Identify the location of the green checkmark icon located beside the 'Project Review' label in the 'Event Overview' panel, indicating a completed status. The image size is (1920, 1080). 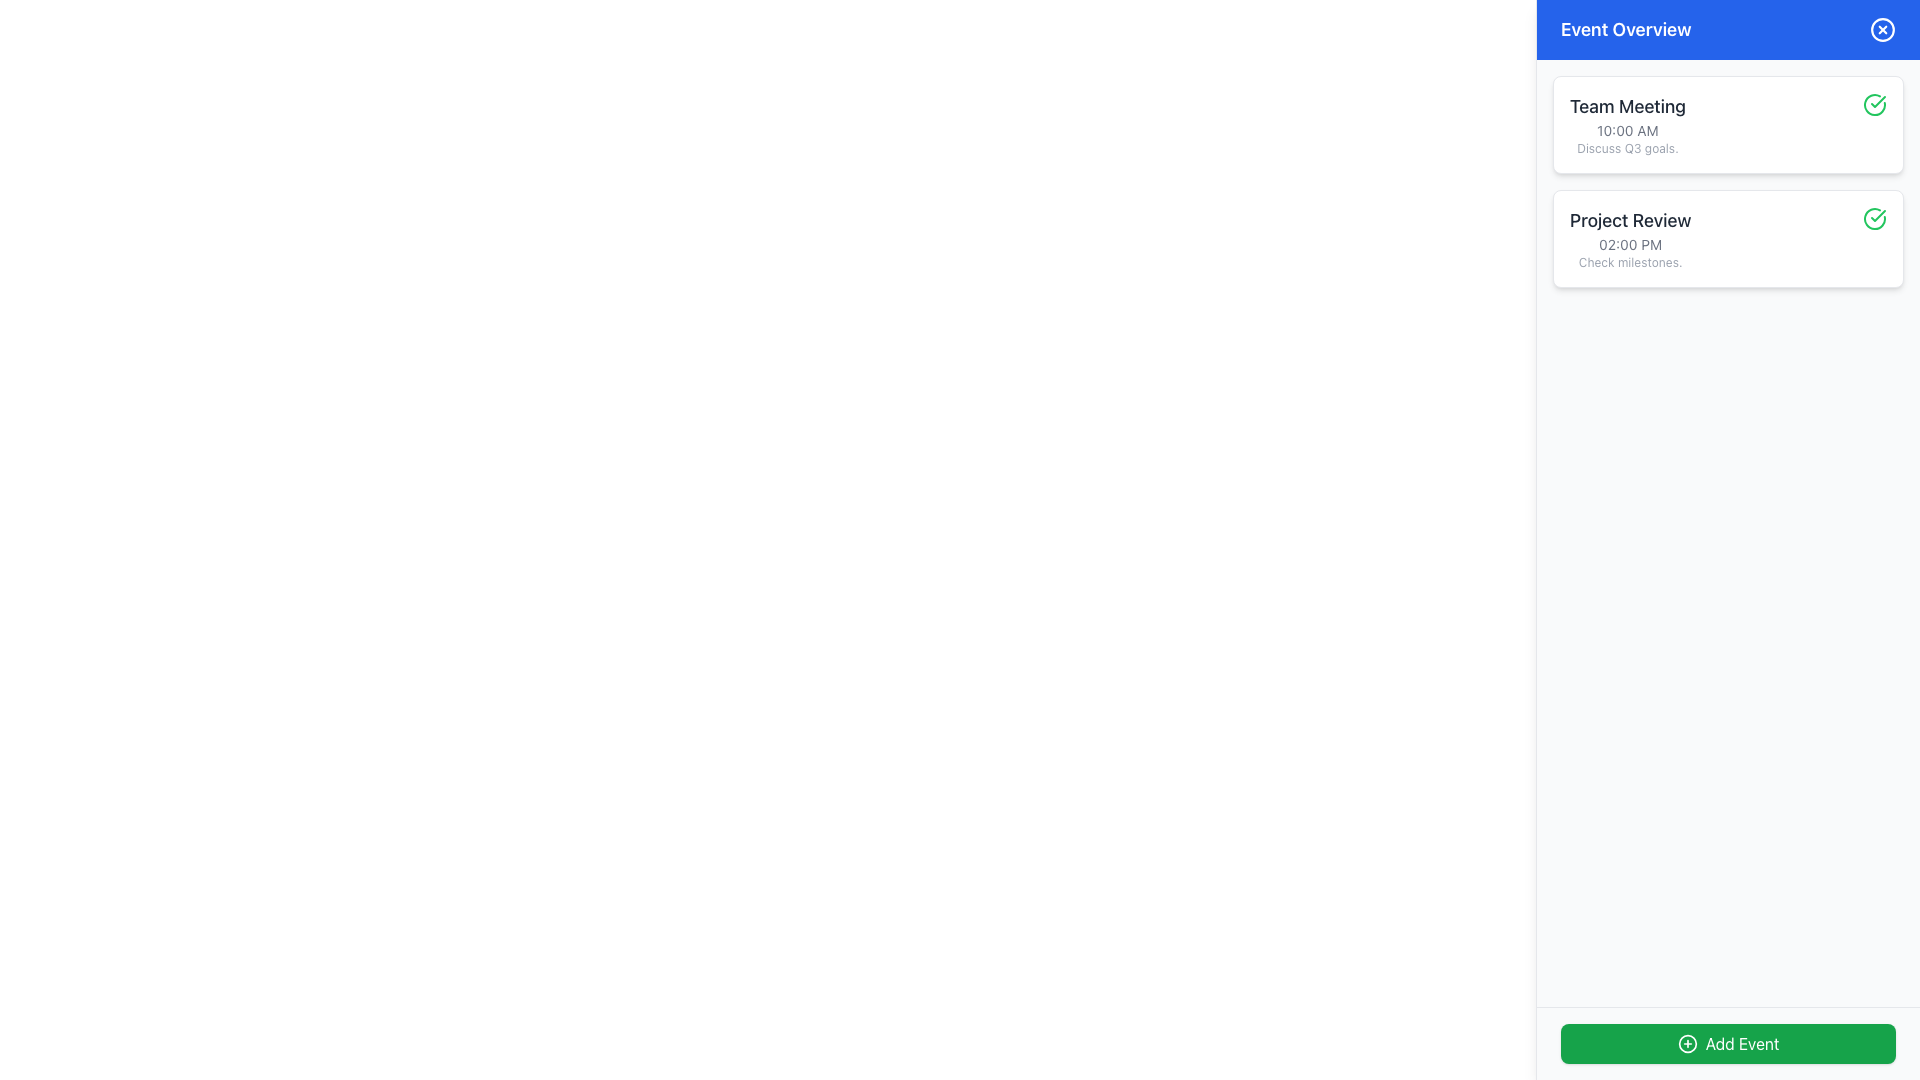
(1877, 101).